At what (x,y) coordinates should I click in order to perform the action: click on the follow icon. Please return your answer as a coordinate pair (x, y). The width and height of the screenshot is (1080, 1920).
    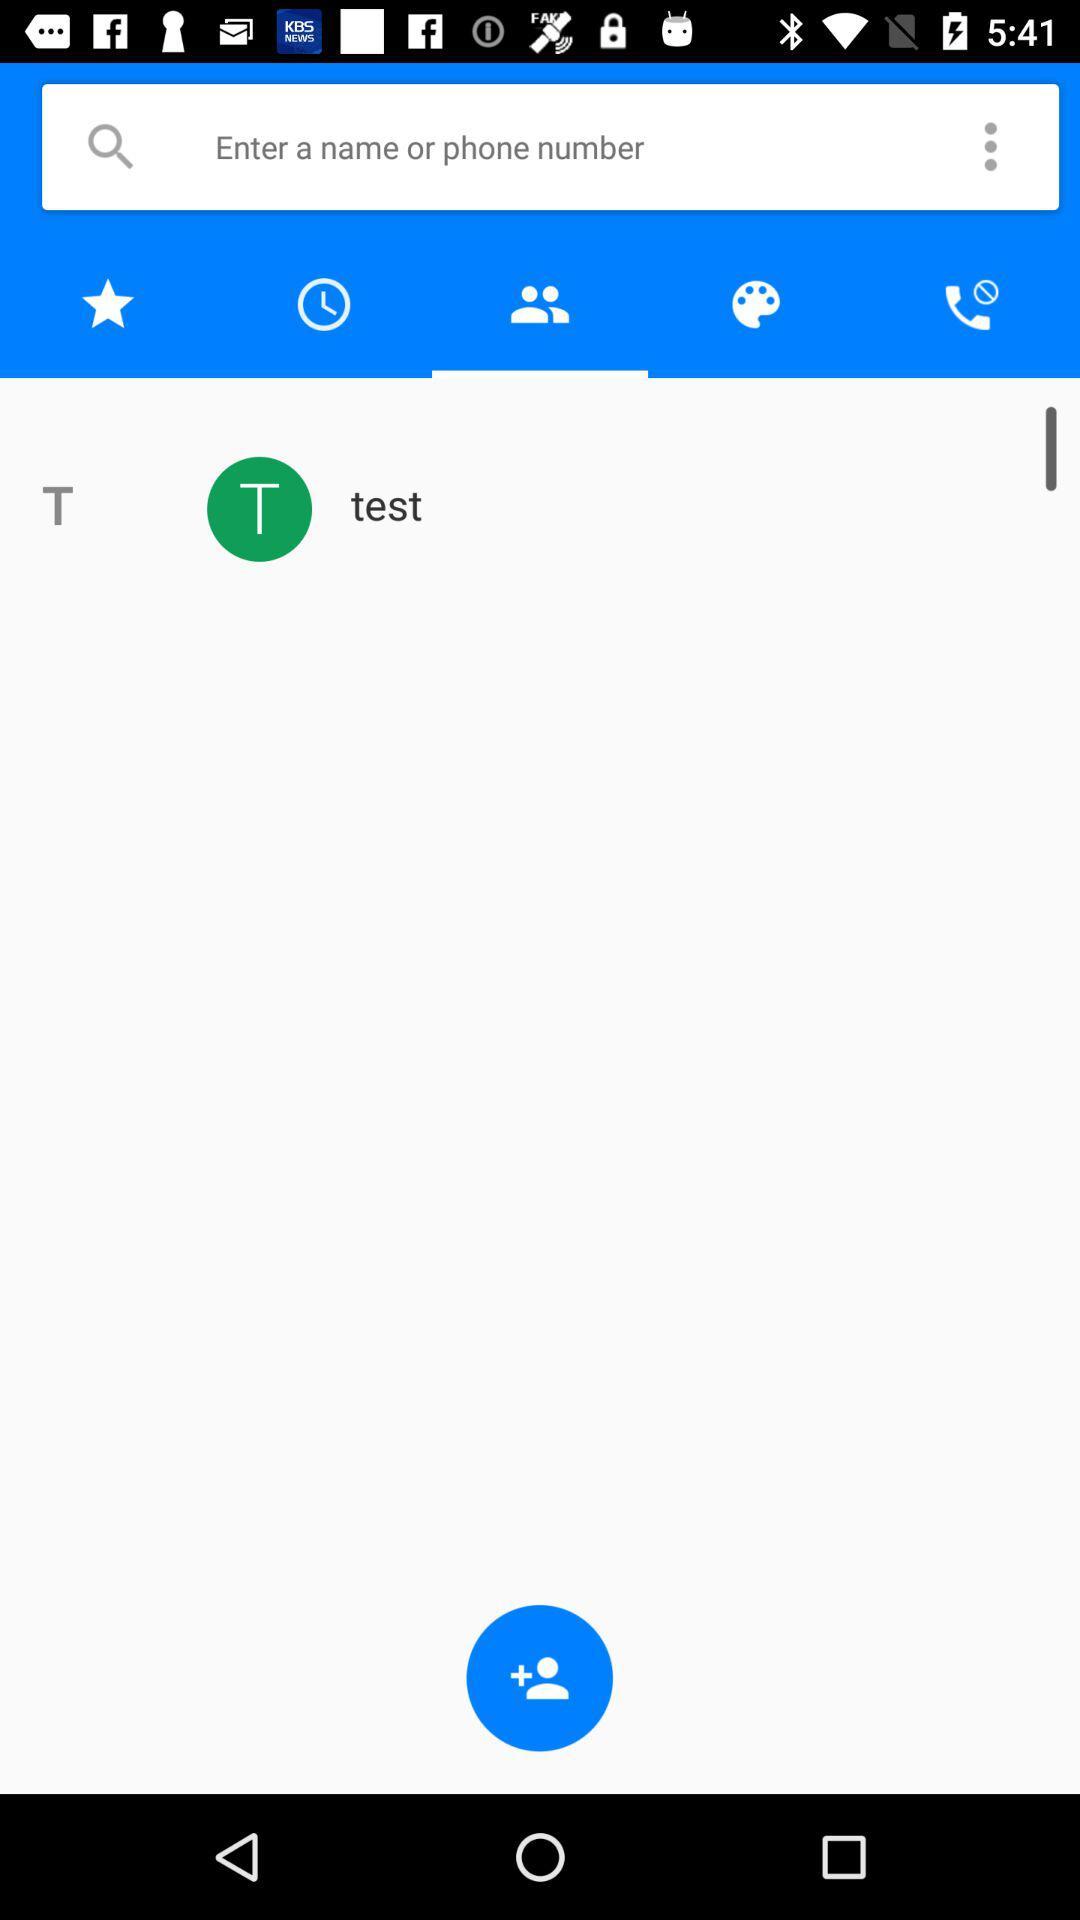
    Looking at the image, I should click on (540, 1678).